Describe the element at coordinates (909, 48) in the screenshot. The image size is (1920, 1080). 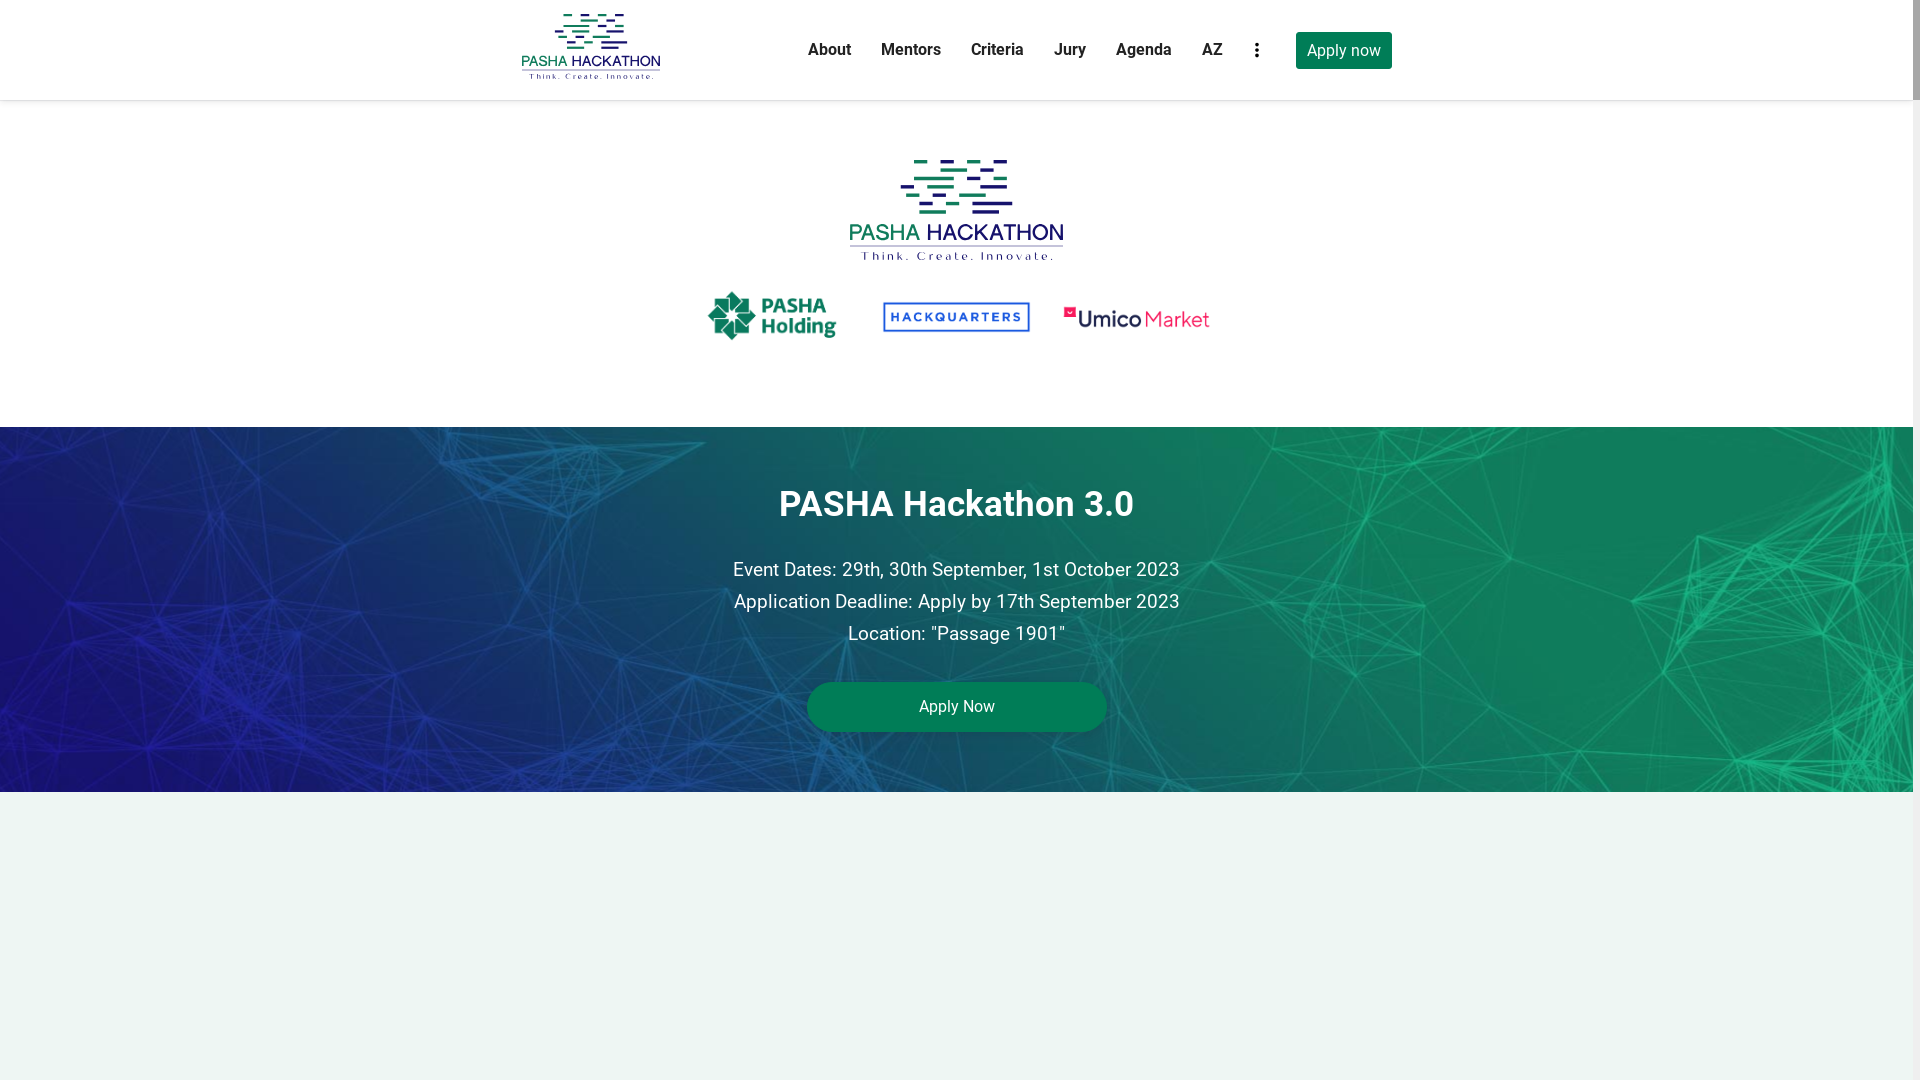
I see `'Mentors'` at that location.